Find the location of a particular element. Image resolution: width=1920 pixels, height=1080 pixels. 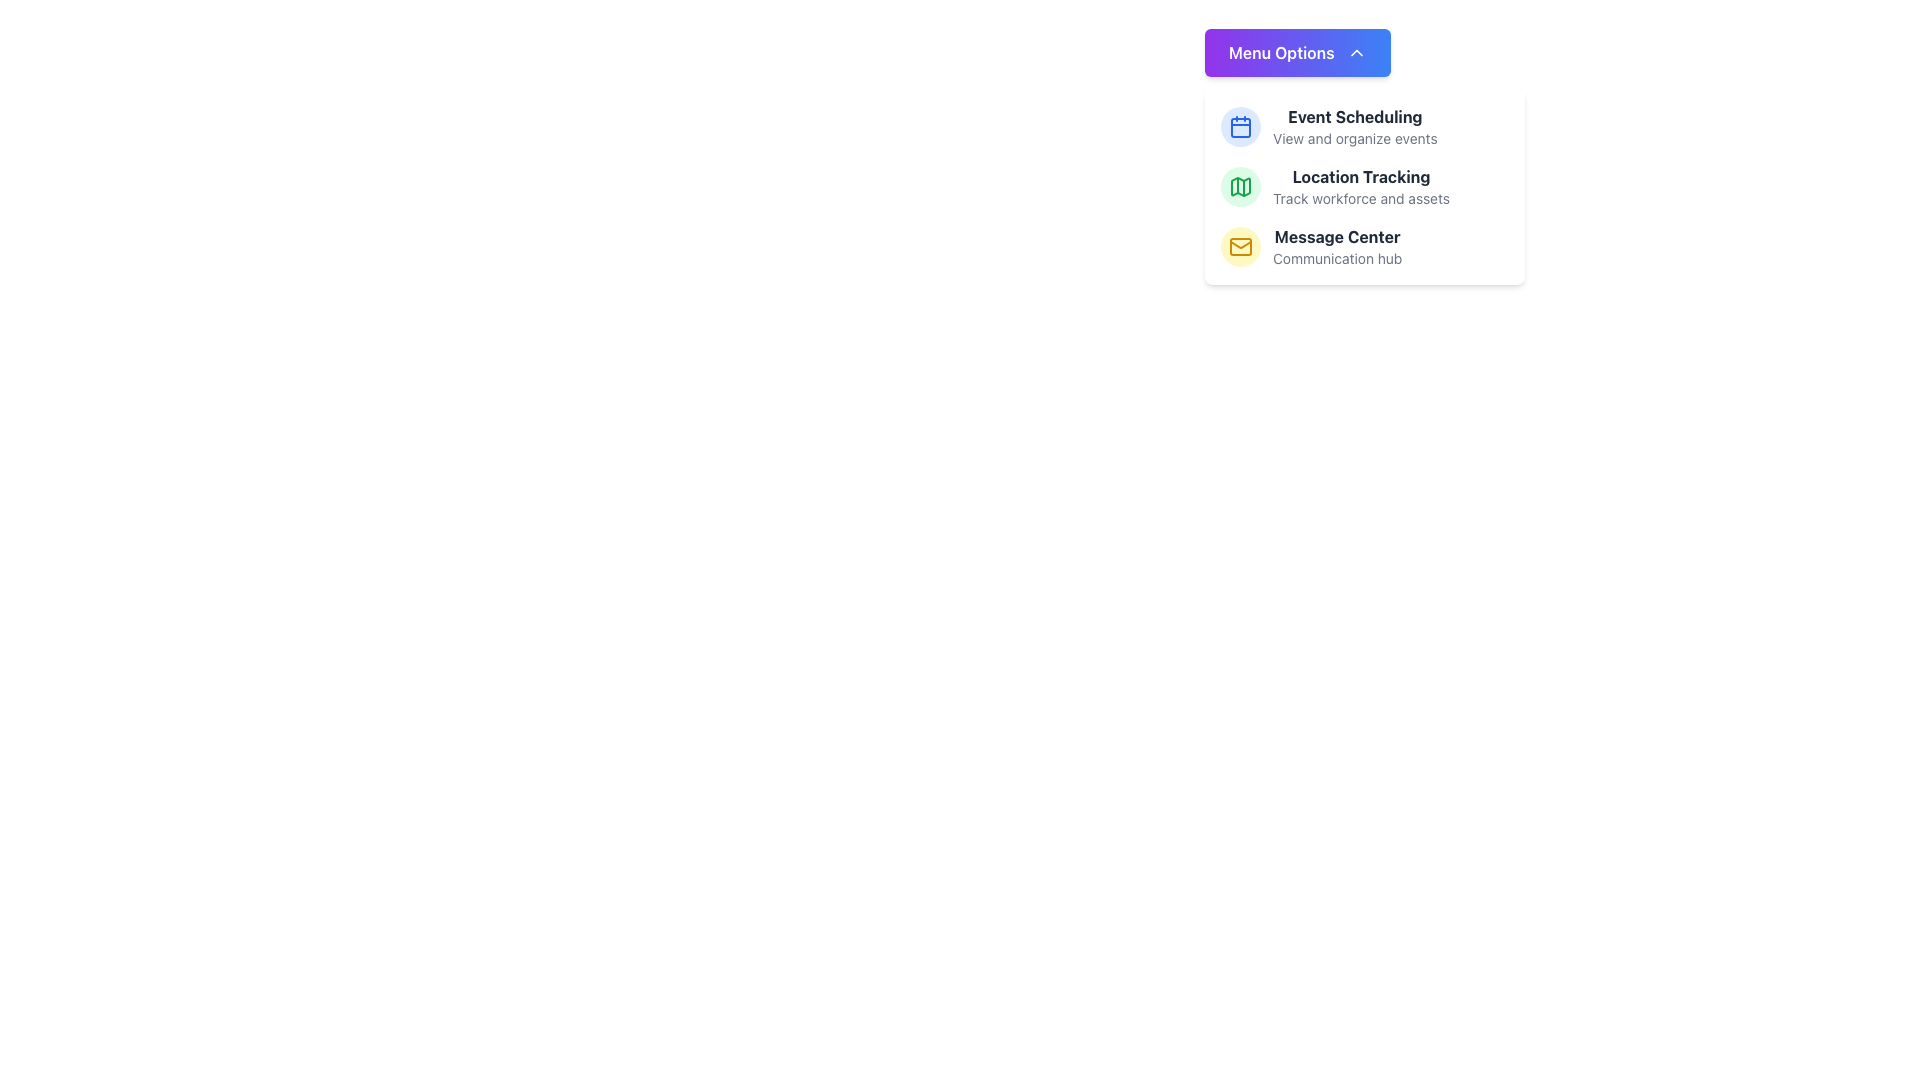

the vibrant green map-shaped icon located within the second list item of the 'Menu Options' vertical menu is located at coordinates (1240, 186).